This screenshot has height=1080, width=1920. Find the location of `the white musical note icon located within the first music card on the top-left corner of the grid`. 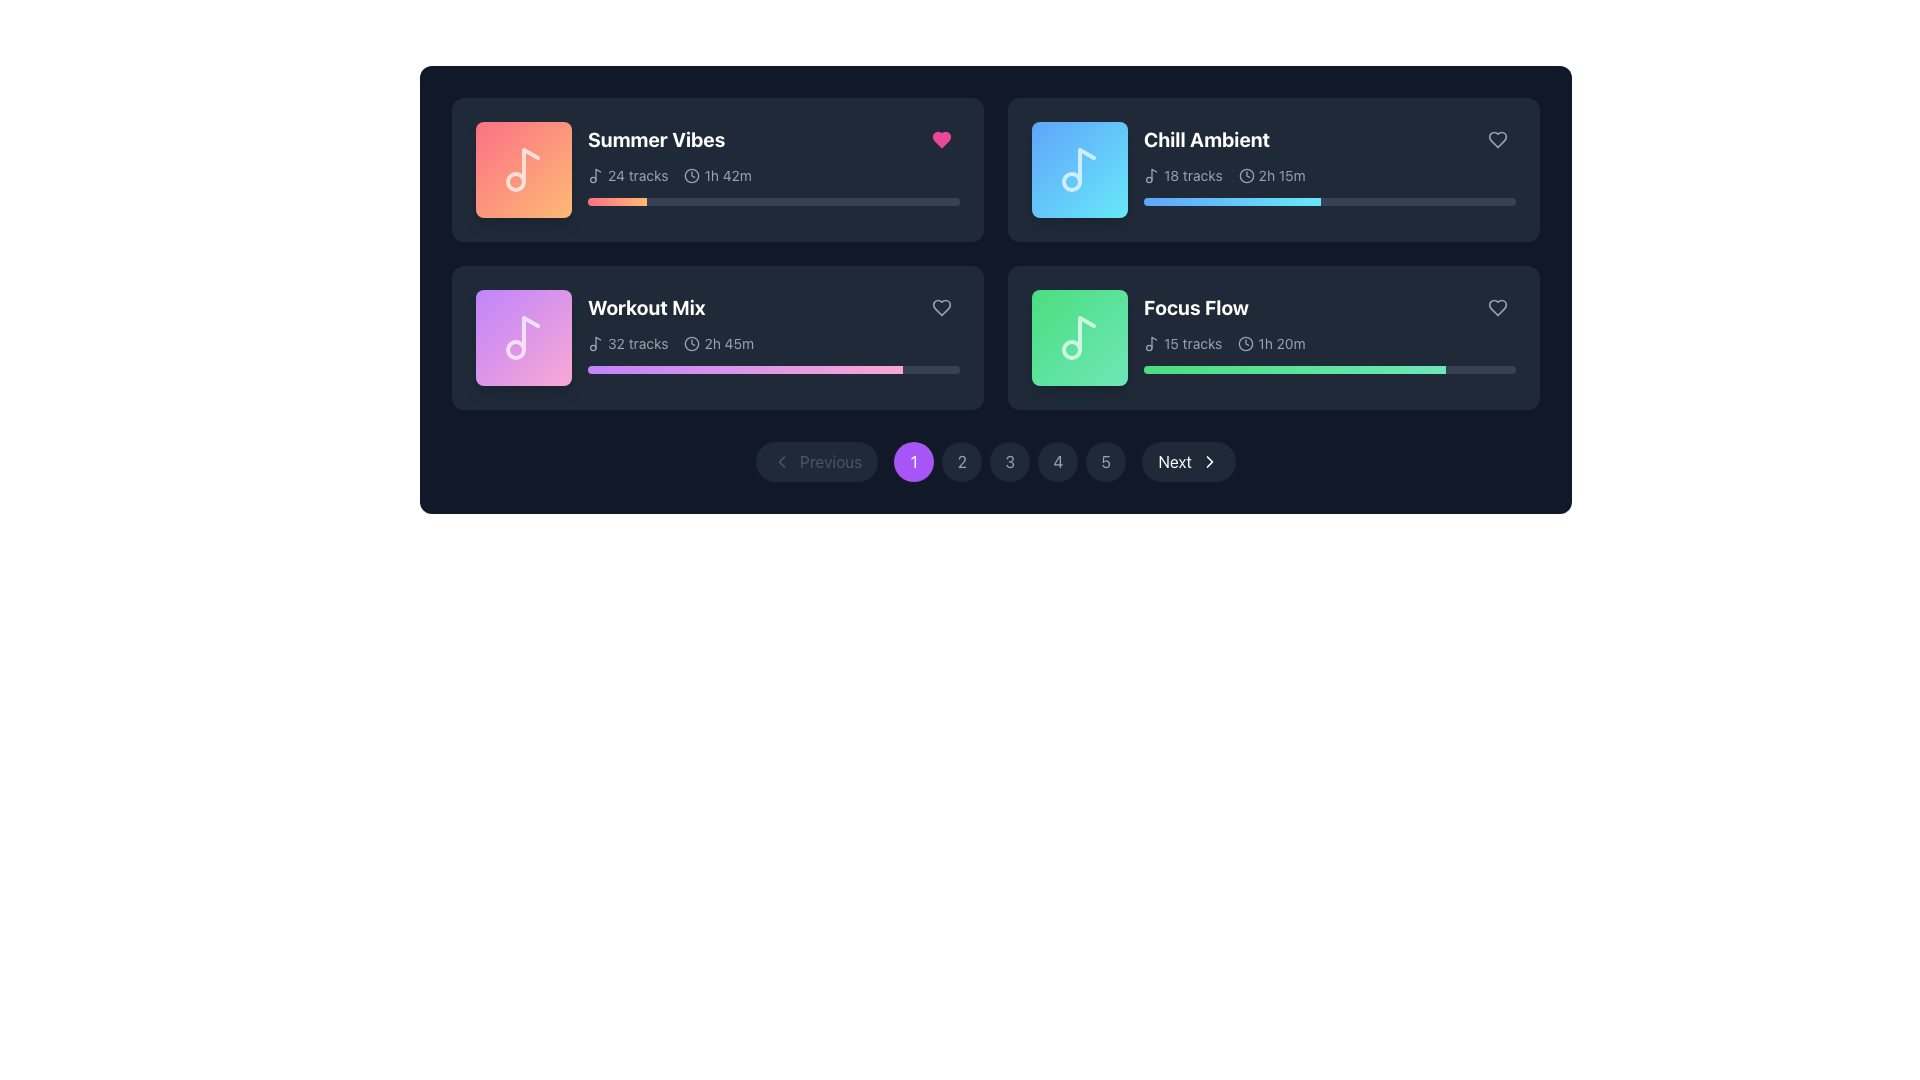

the white musical note icon located within the first music card on the top-left corner of the grid is located at coordinates (523, 168).